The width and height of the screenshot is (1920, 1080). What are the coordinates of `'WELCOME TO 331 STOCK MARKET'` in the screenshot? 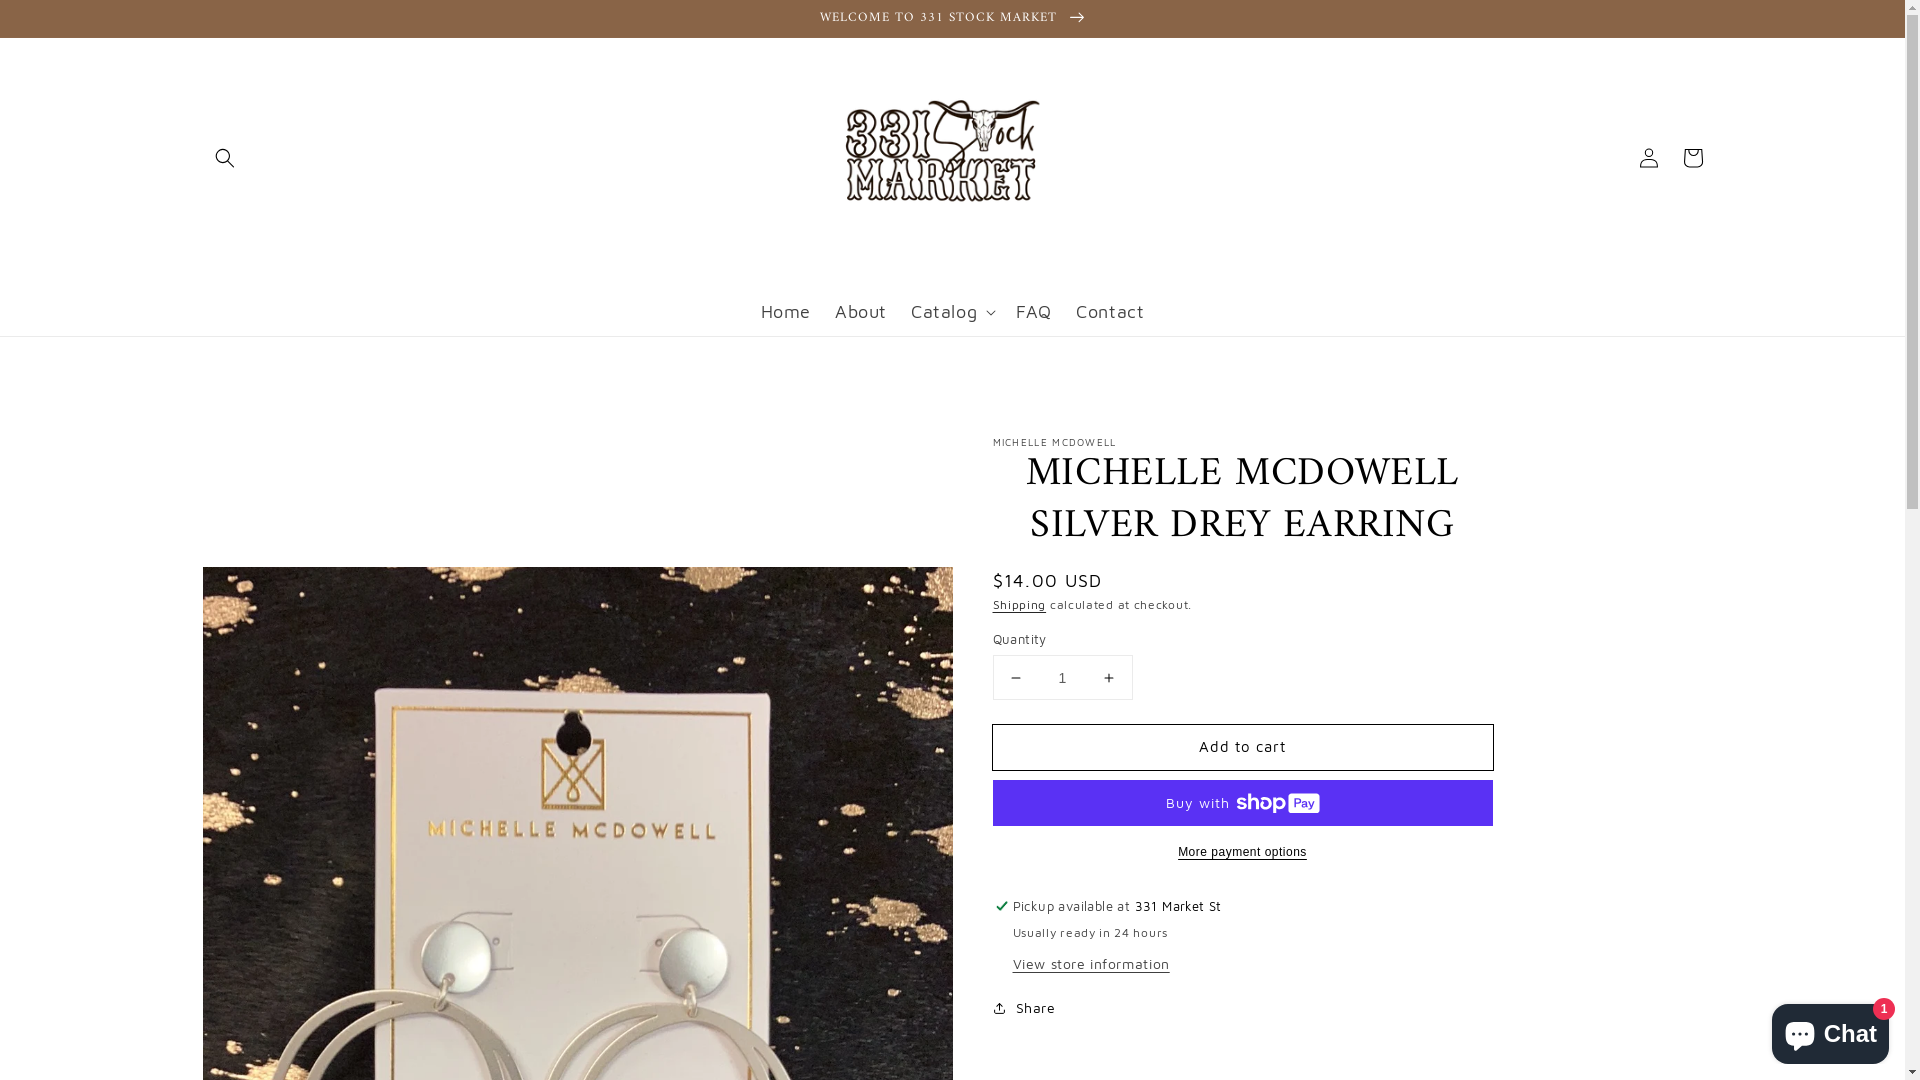 It's located at (951, 18).